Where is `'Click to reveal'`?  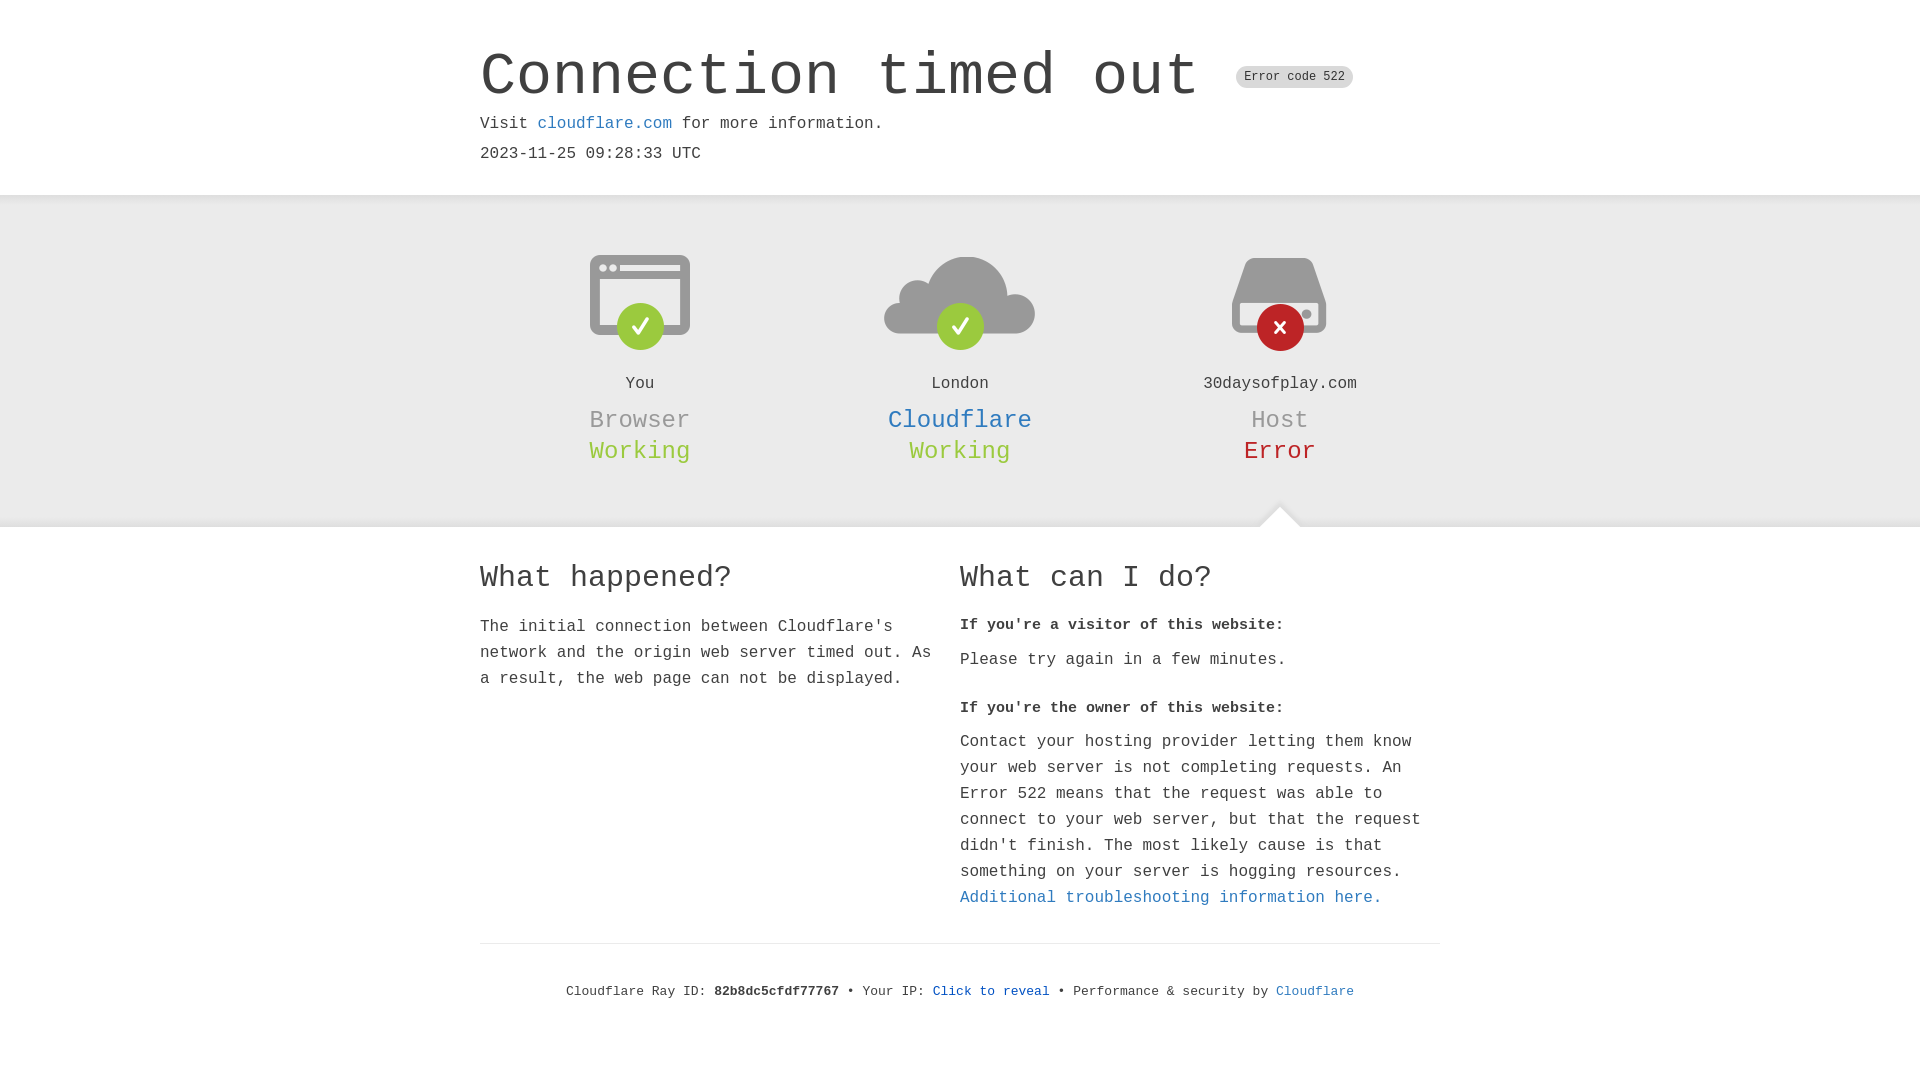 'Click to reveal' is located at coordinates (991, 991).